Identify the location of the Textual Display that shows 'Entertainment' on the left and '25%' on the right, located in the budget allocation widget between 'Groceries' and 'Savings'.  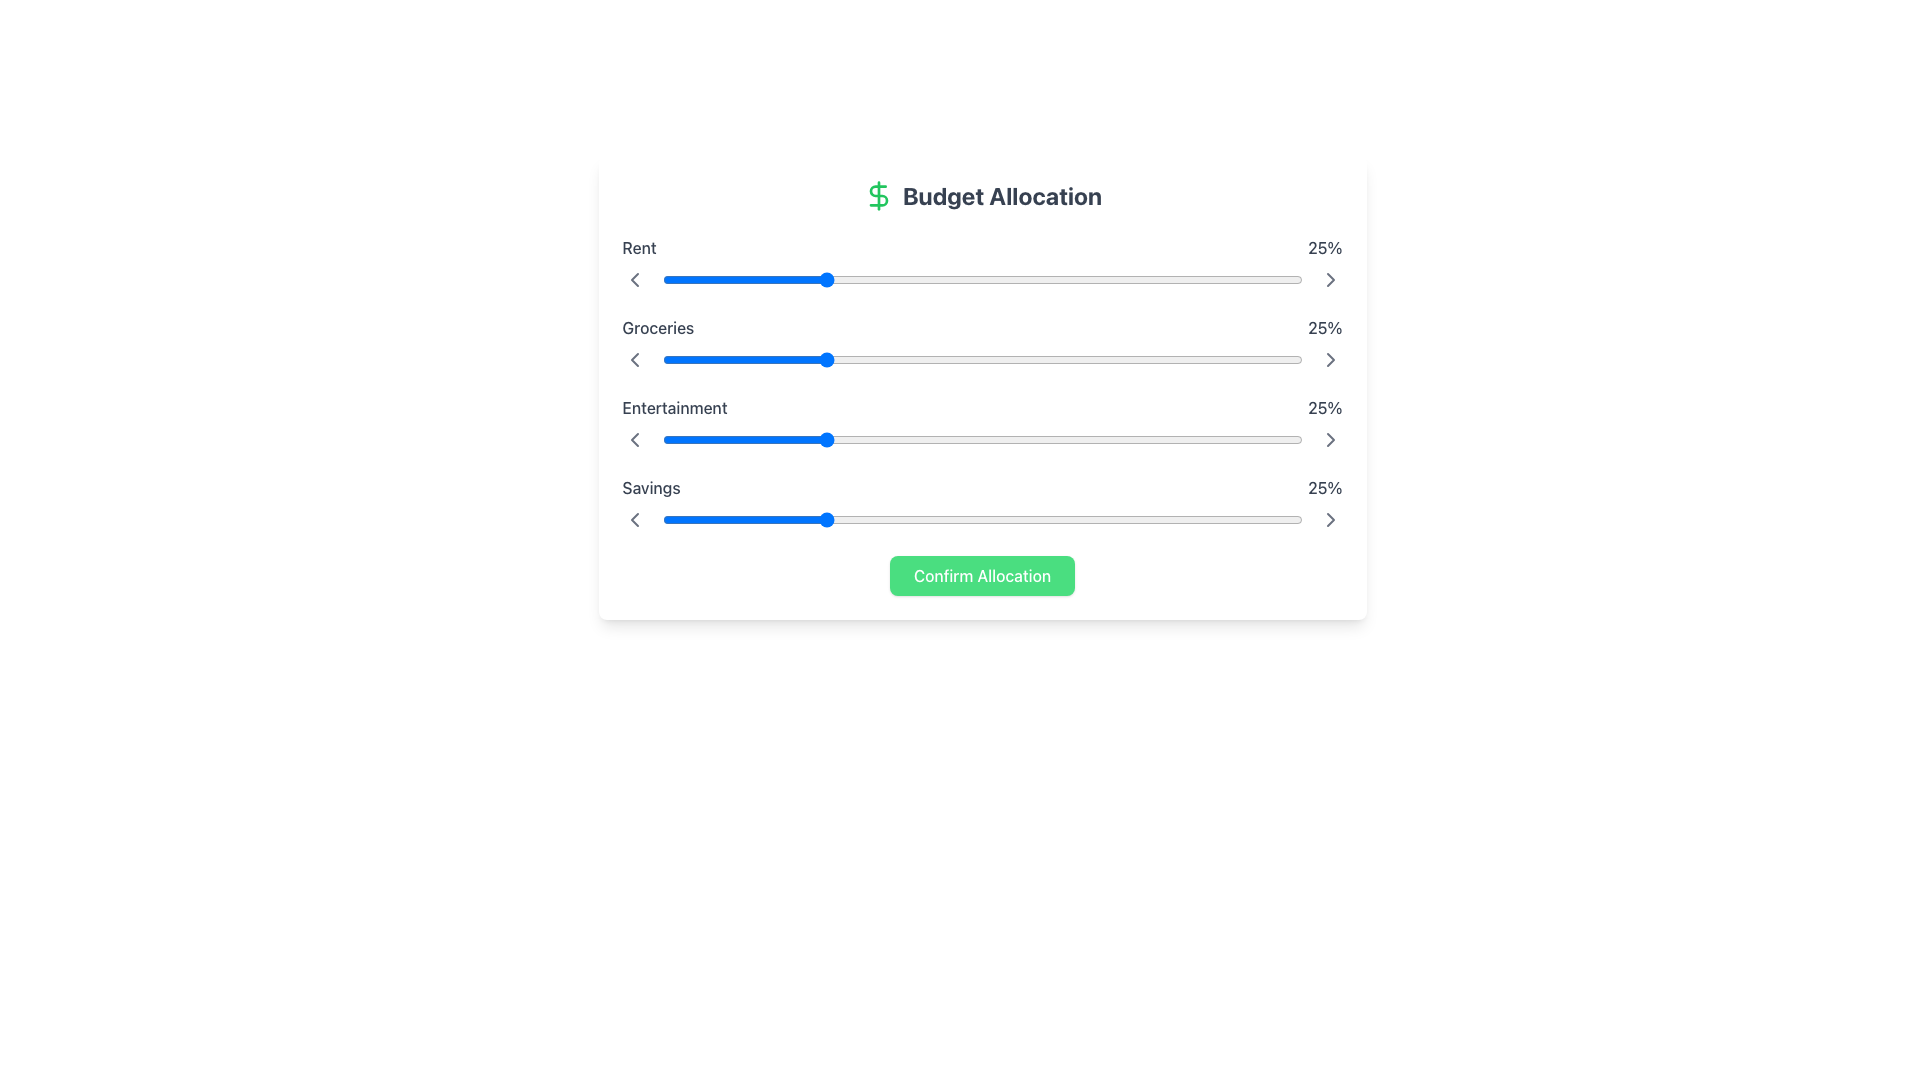
(982, 407).